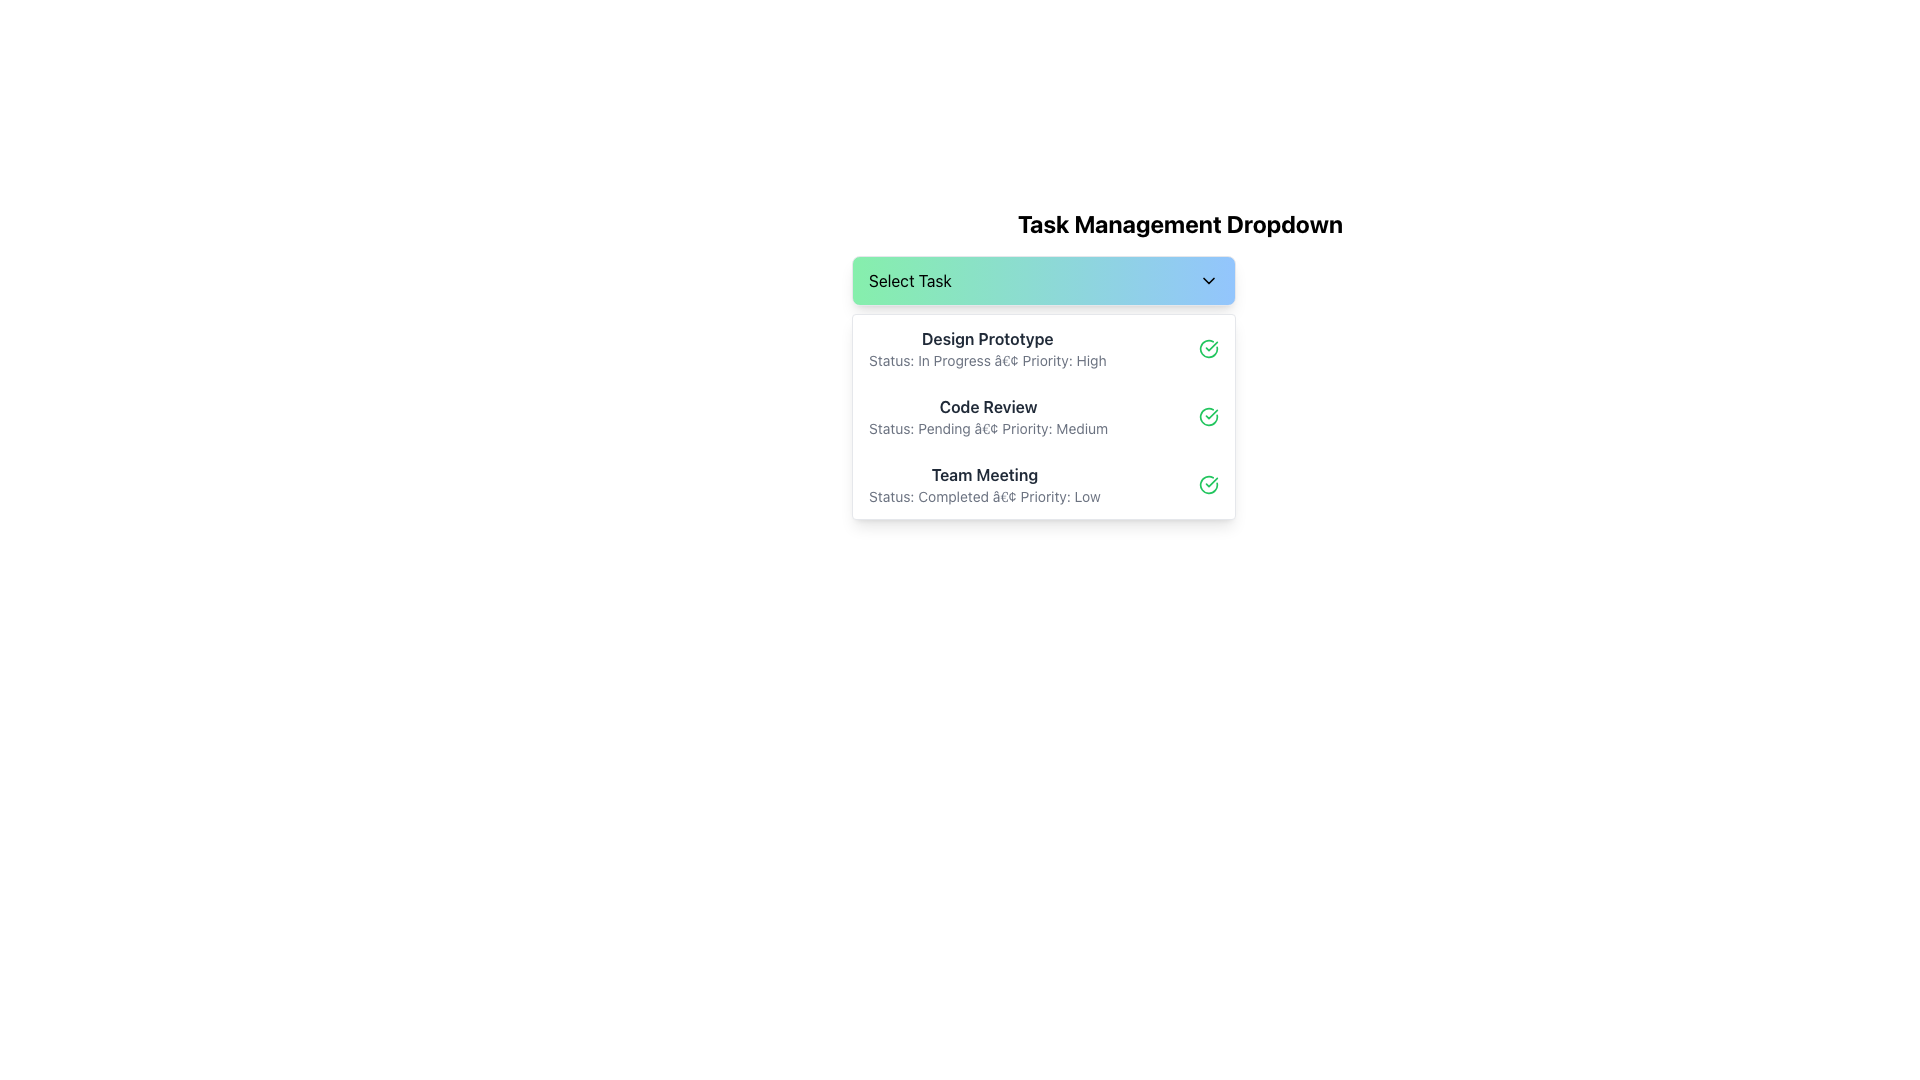 The image size is (1920, 1080). I want to click on the Text Block that displays 'Design Prototype', so click(987, 347).